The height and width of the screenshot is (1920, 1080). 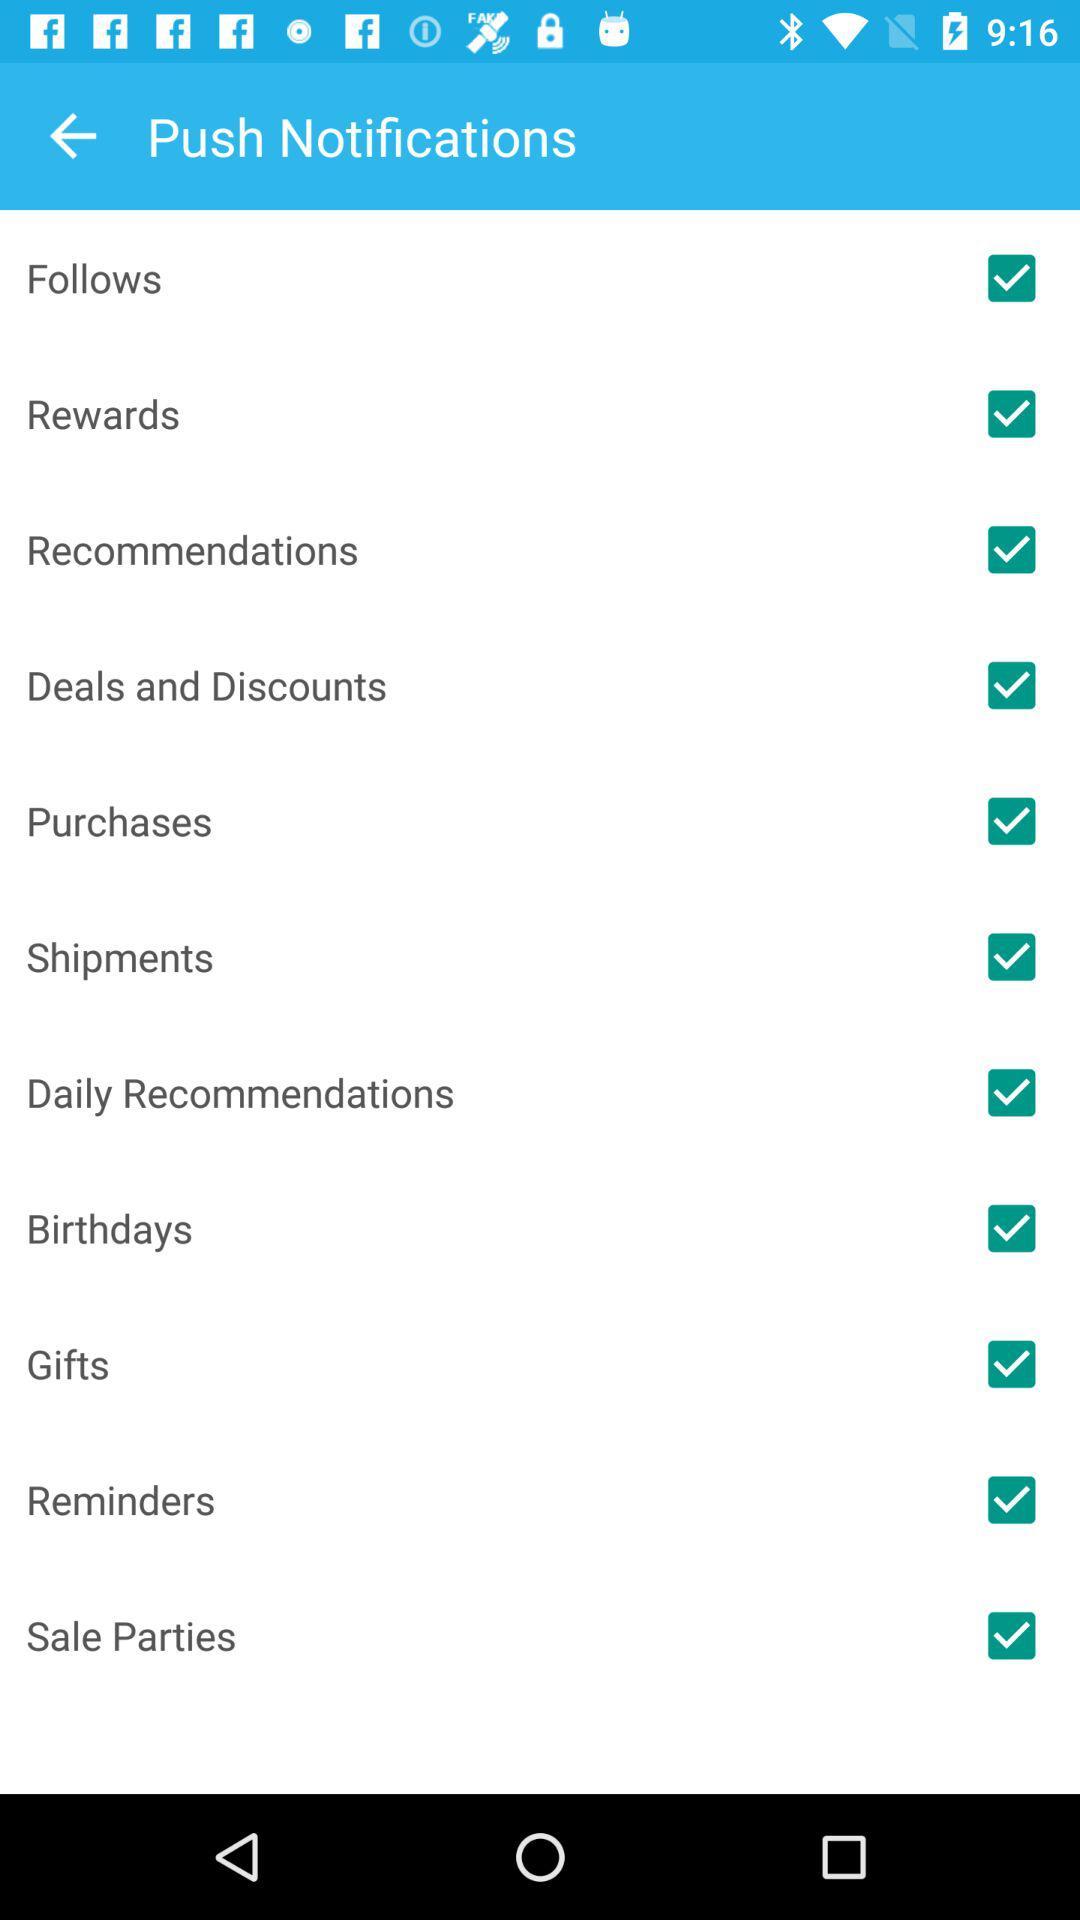 I want to click on notification to be on, so click(x=1011, y=1363).